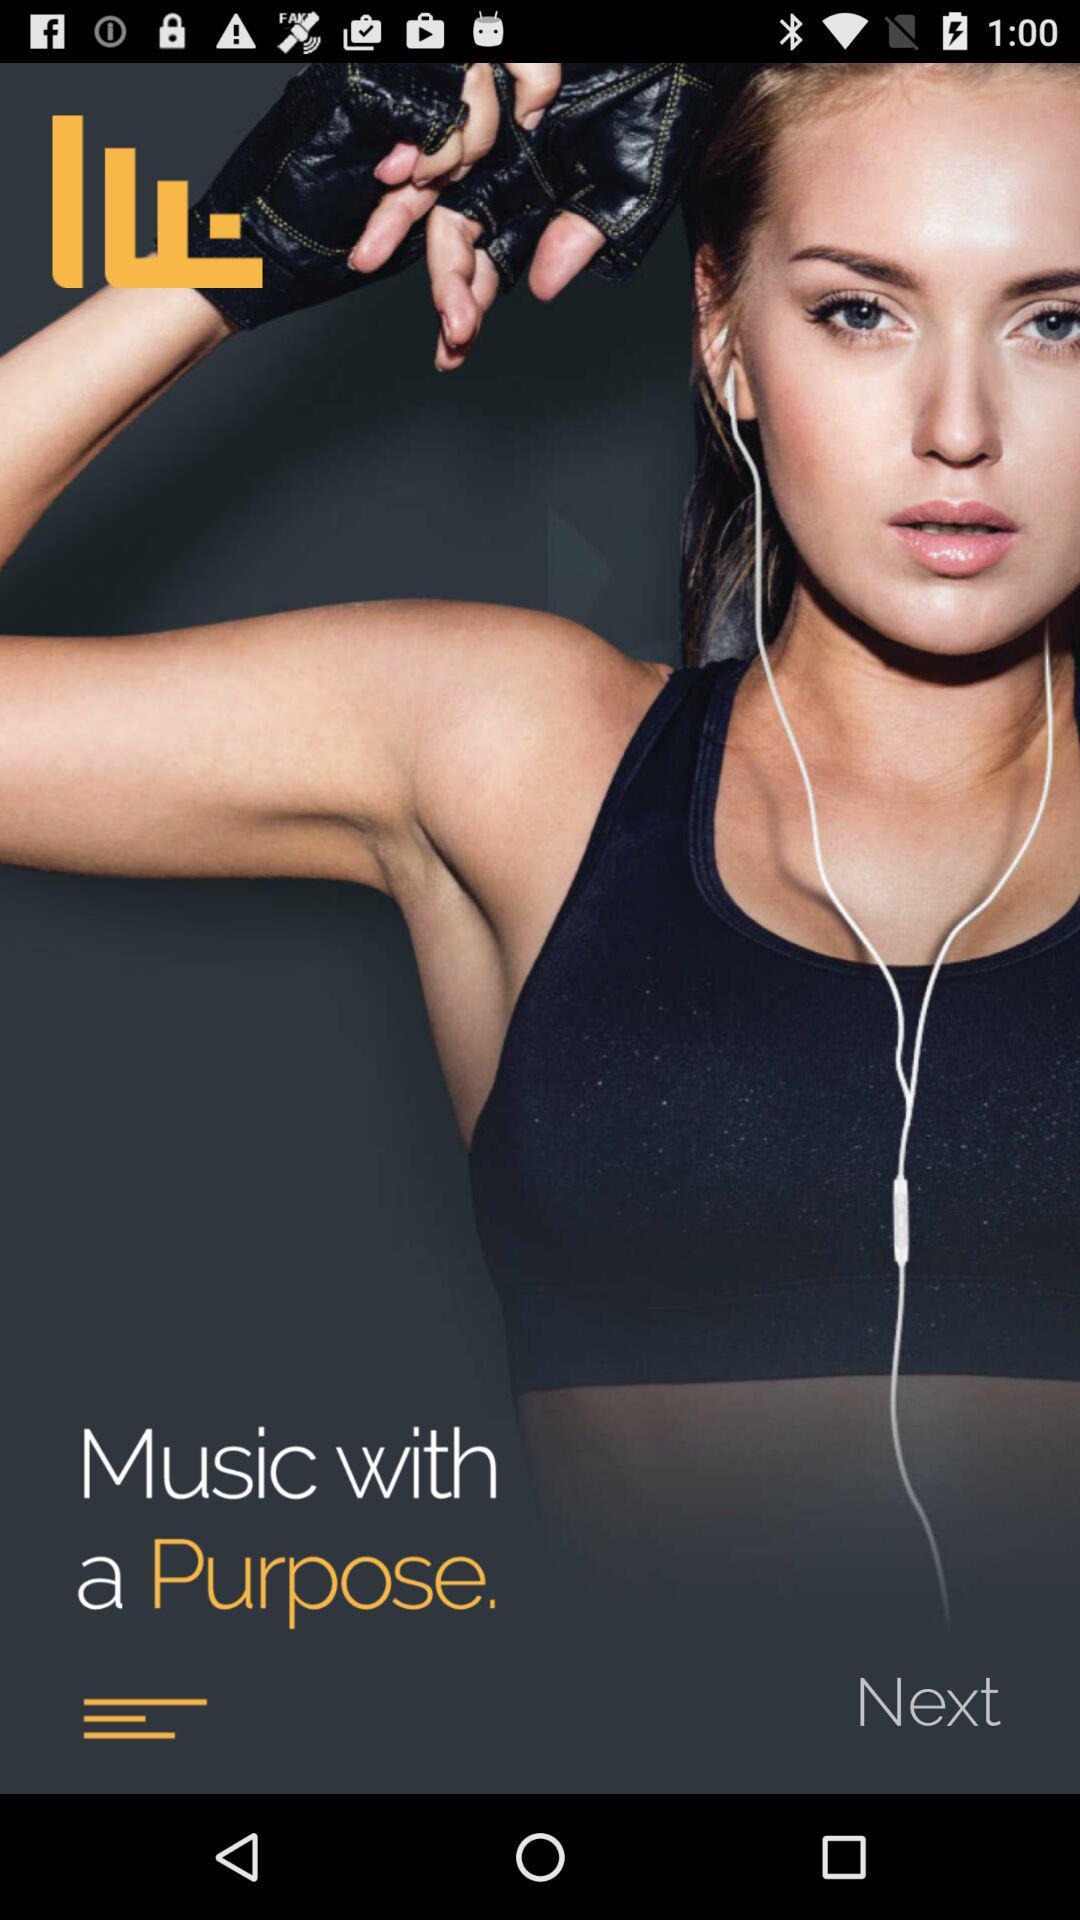 This screenshot has height=1920, width=1080. Describe the element at coordinates (143, 1717) in the screenshot. I see `open details or context` at that location.